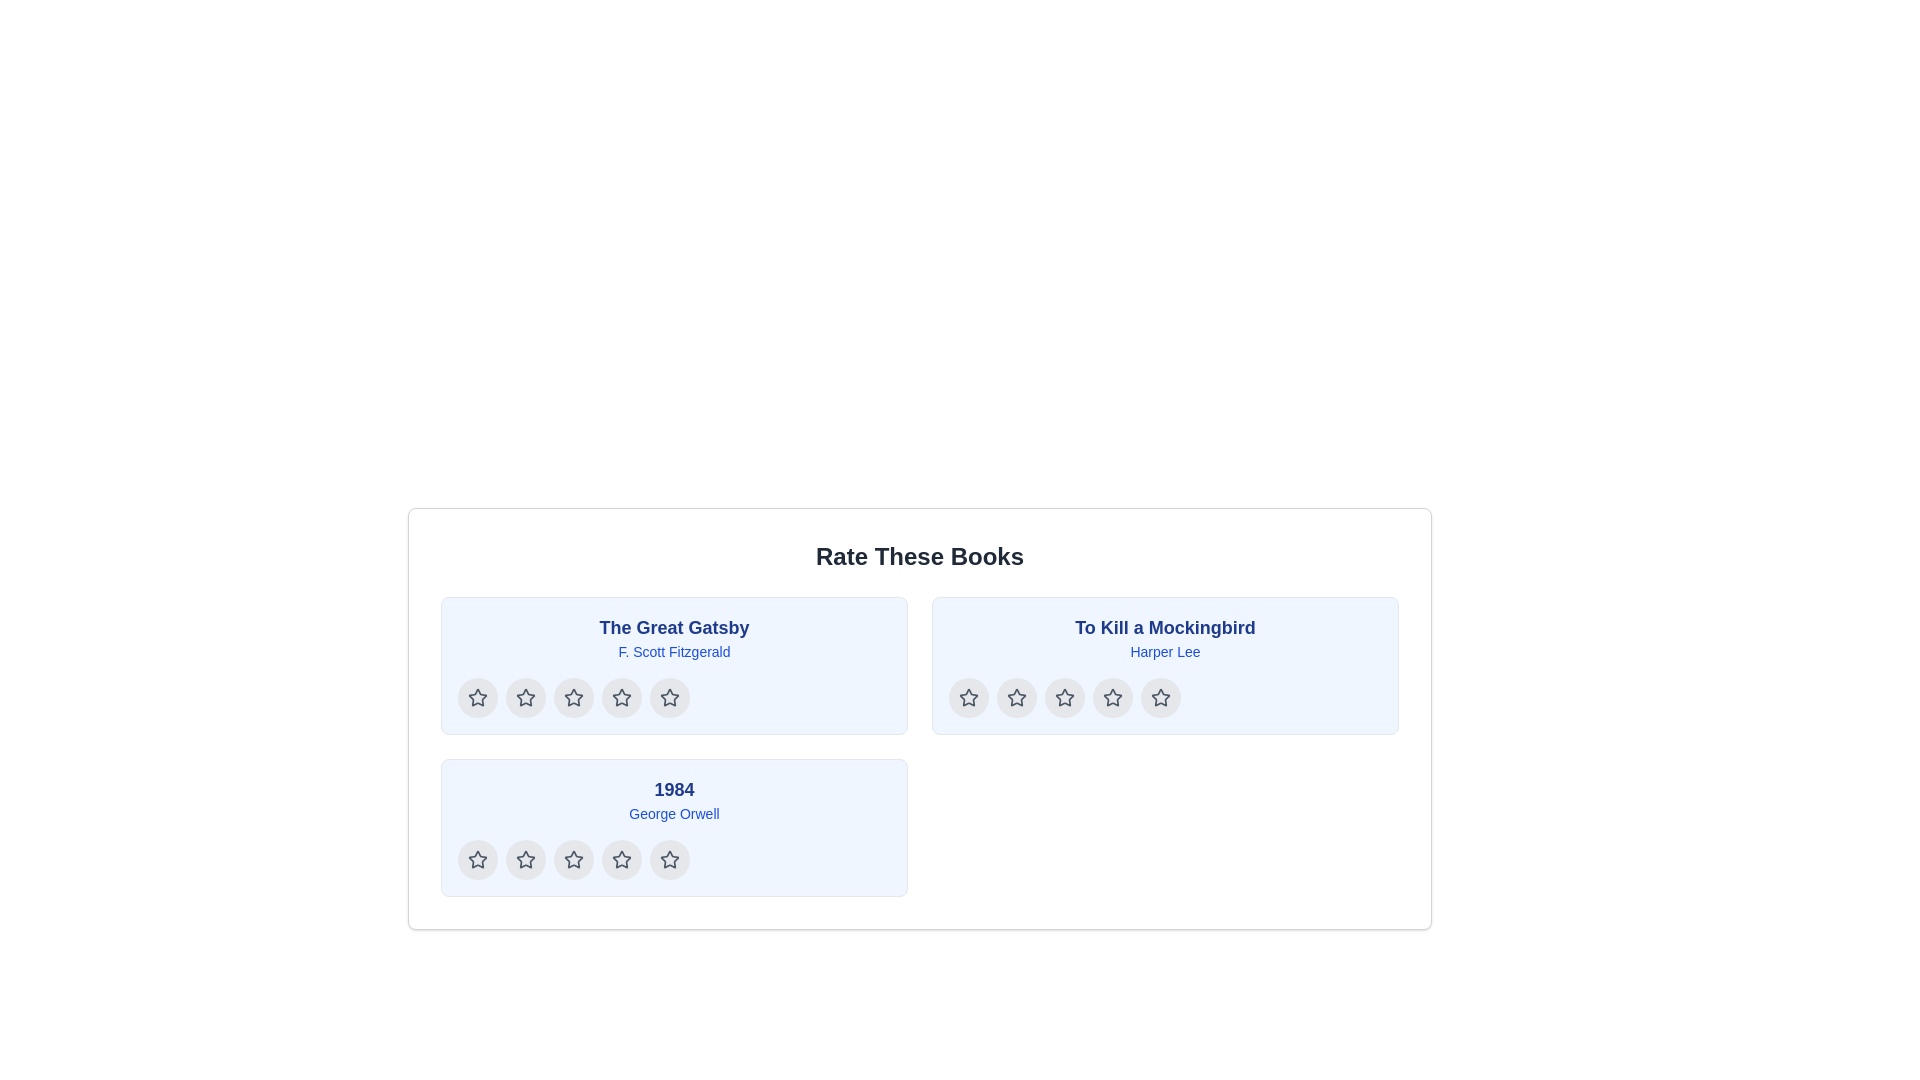  What do you see at coordinates (969, 697) in the screenshot?
I see `the first star in the second row of the rating system for 'To Kill a Mockingbird'` at bounding box center [969, 697].